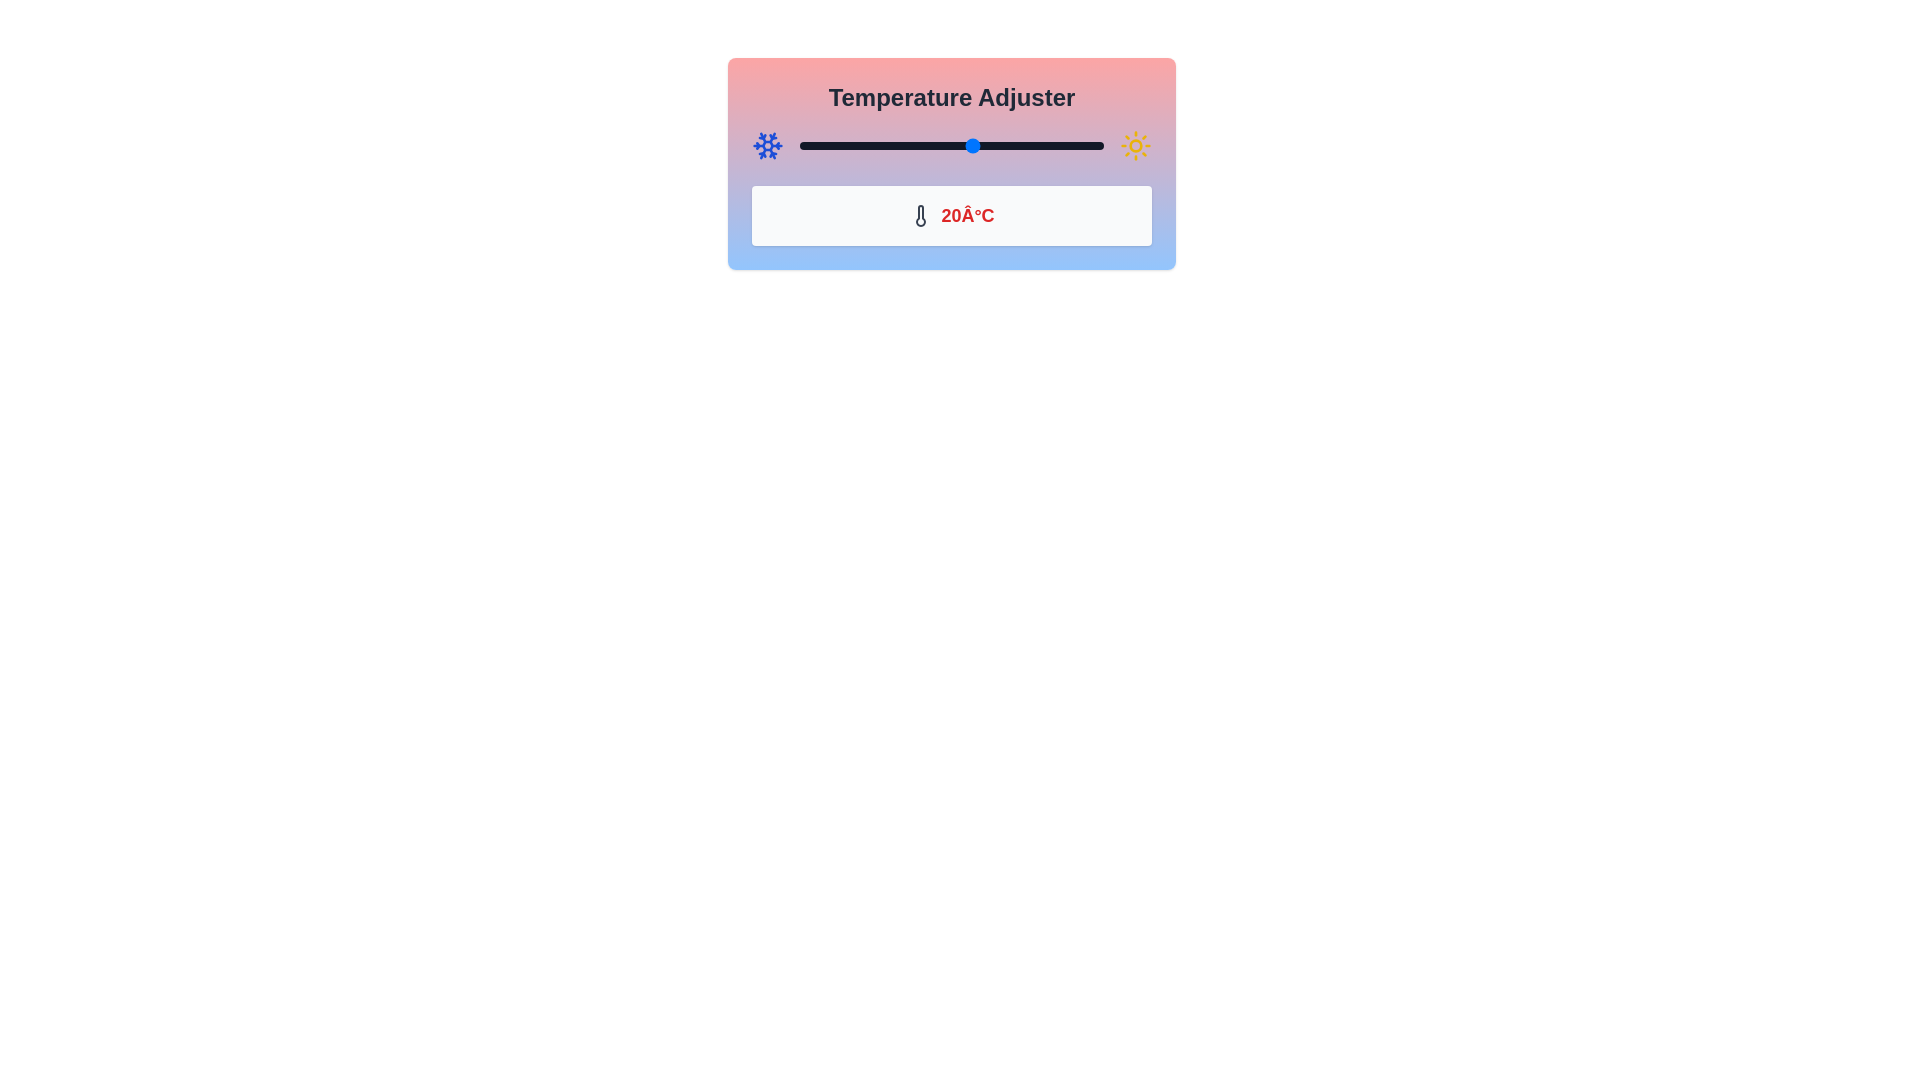 The width and height of the screenshot is (1920, 1080). Describe the element at coordinates (1136, 145) in the screenshot. I see `the sun icon to adjust the temperature settings` at that location.